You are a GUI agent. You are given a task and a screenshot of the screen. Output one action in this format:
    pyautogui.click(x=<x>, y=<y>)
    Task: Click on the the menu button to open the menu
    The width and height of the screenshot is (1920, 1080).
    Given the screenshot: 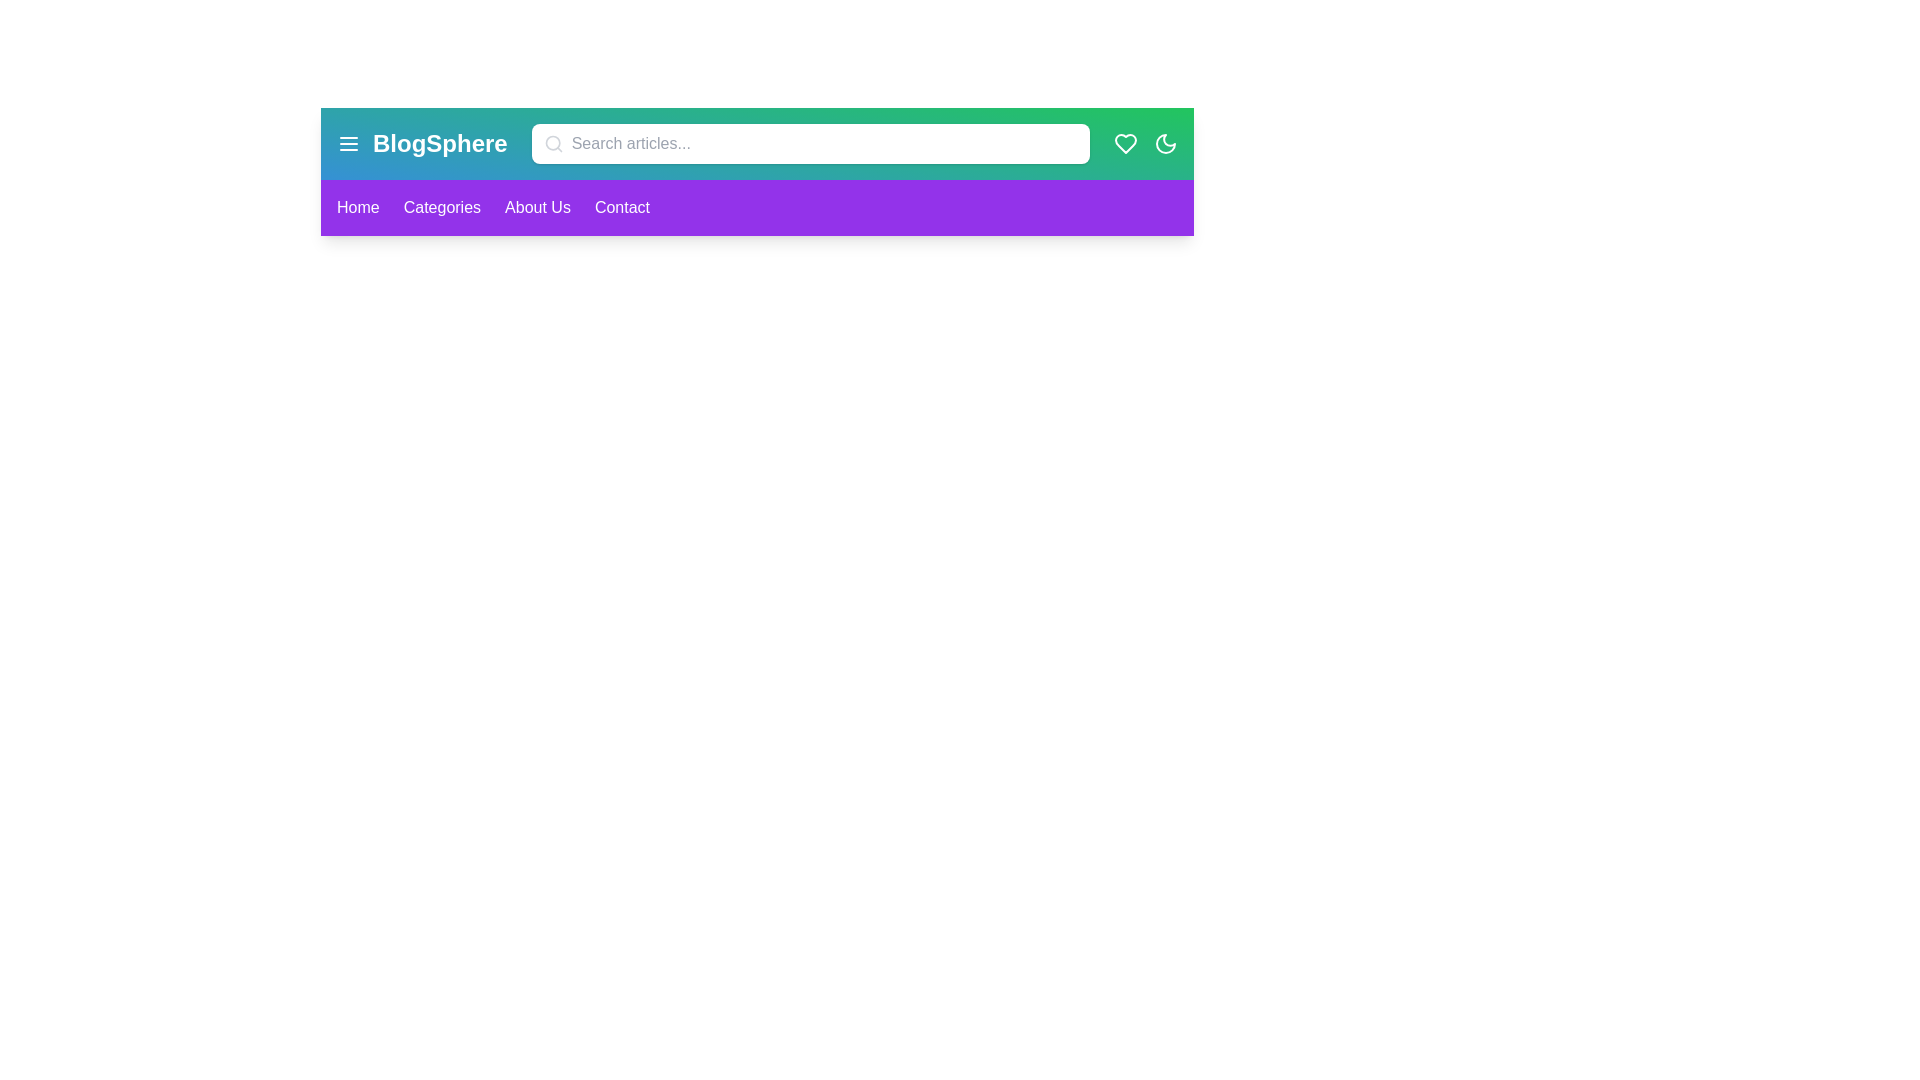 What is the action you would take?
    pyautogui.click(x=349, y=142)
    